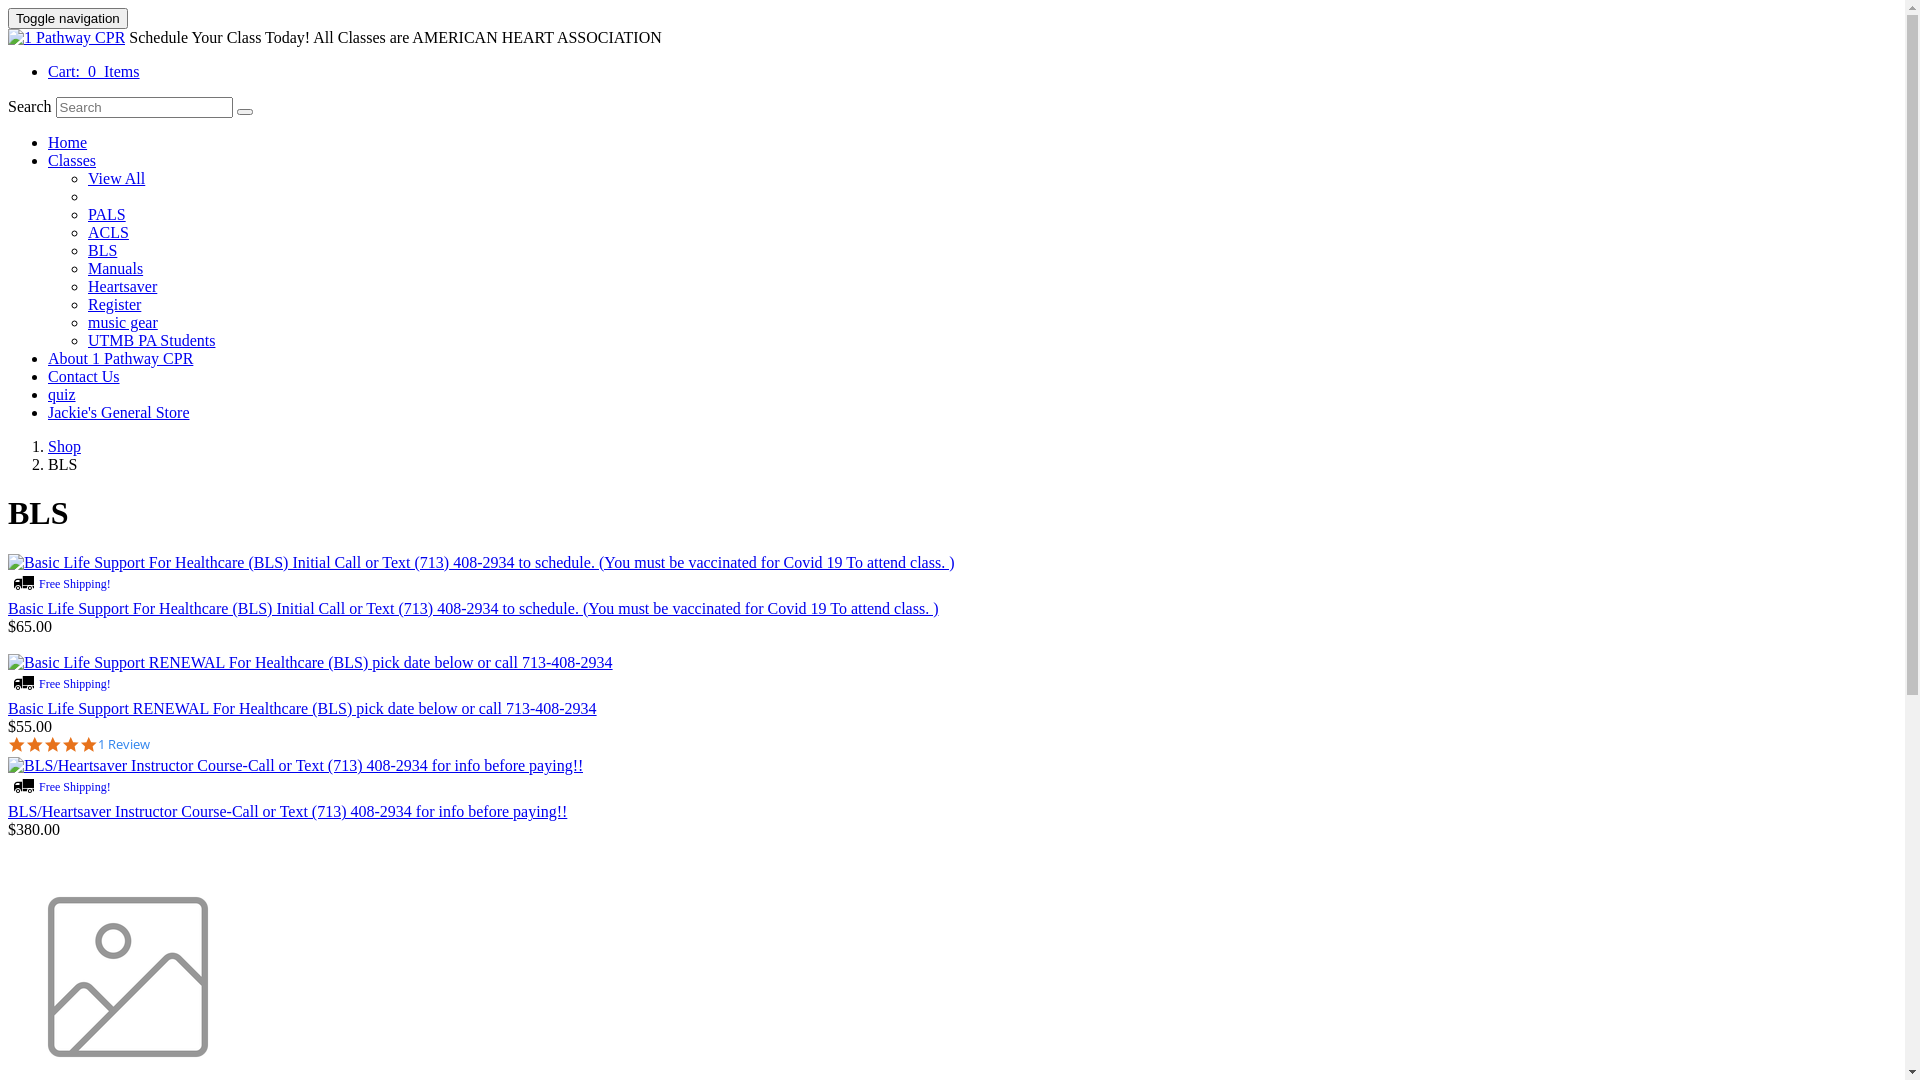 The height and width of the screenshot is (1080, 1920). What do you see at coordinates (67, 141) in the screenshot?
I see `'Home'` at bounding box center [67, 141].